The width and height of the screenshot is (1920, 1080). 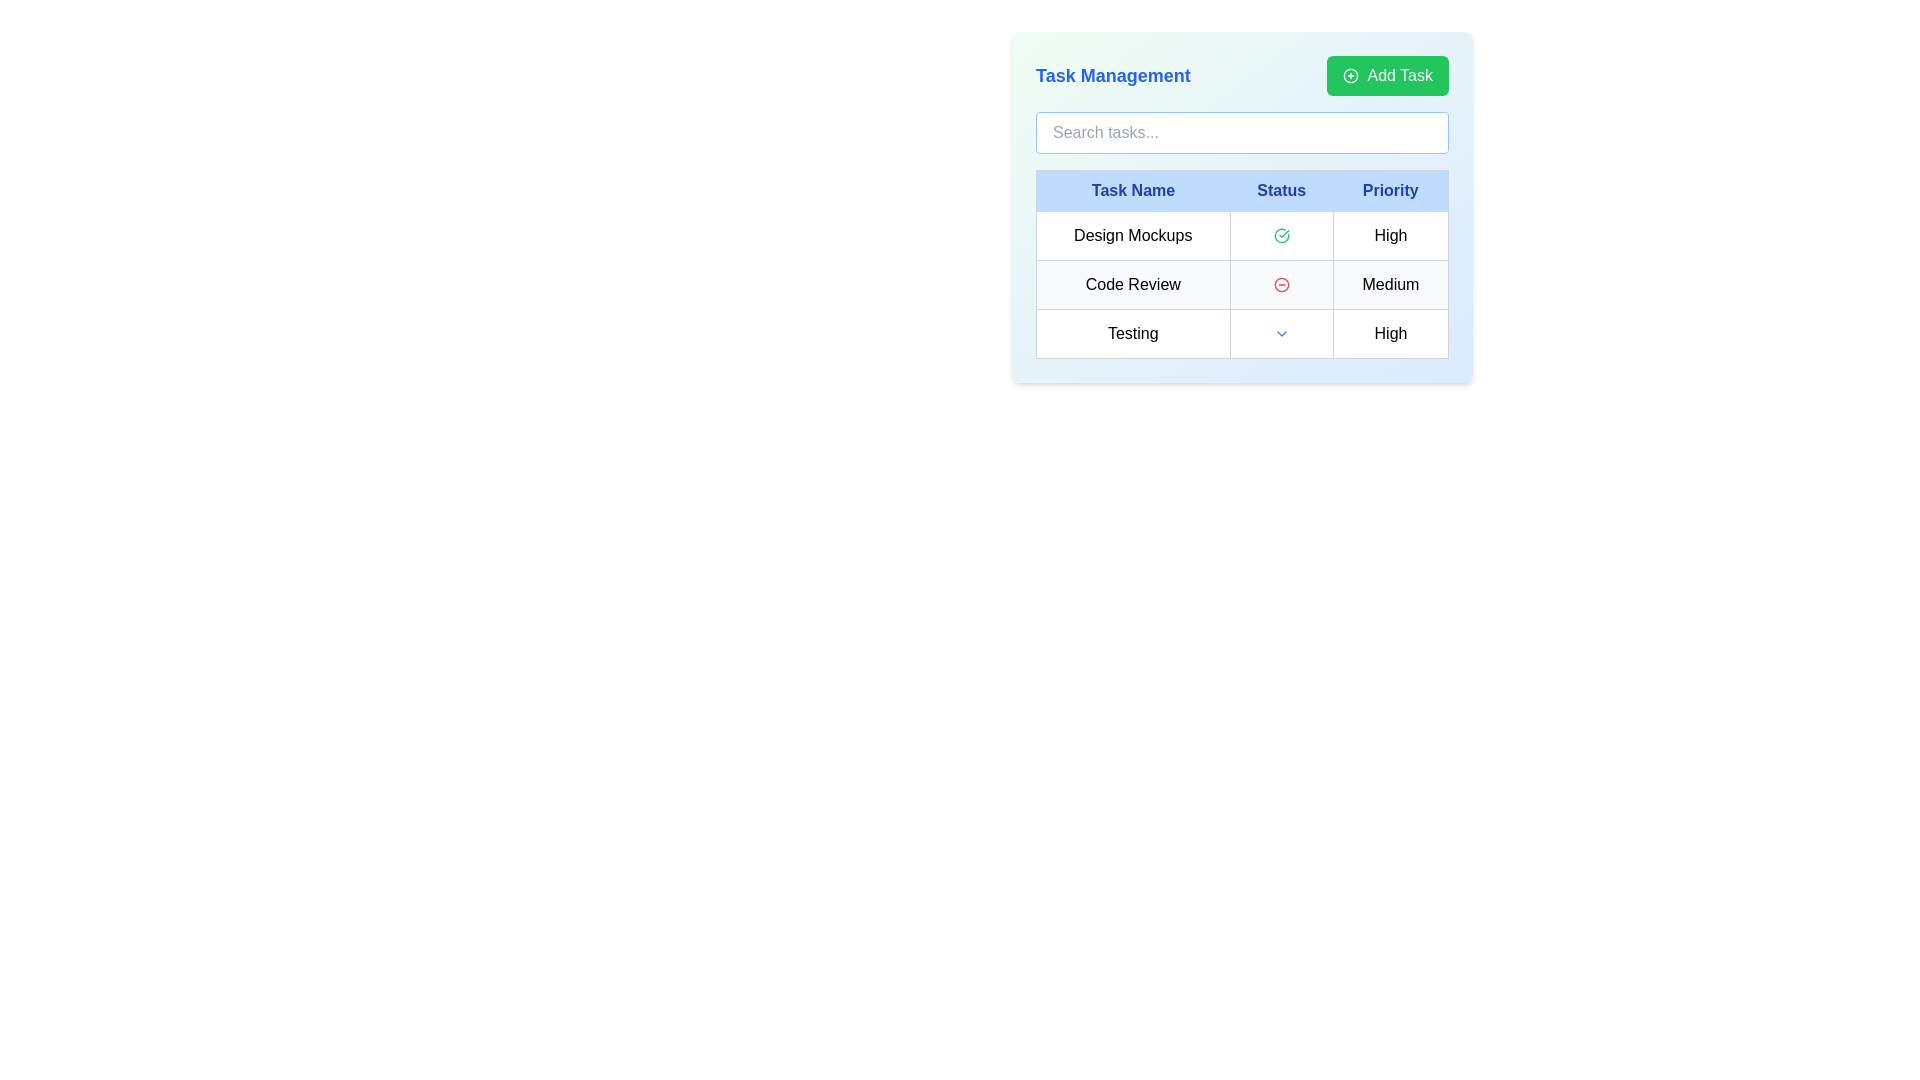 What do you see at coordinates (1133, 234) in the screenshot?
I see `text content of the table cell displaying 'Design Mockups', located in the first cell of the 'Task Name' column in the top row` at bounding box center [1133, 234].